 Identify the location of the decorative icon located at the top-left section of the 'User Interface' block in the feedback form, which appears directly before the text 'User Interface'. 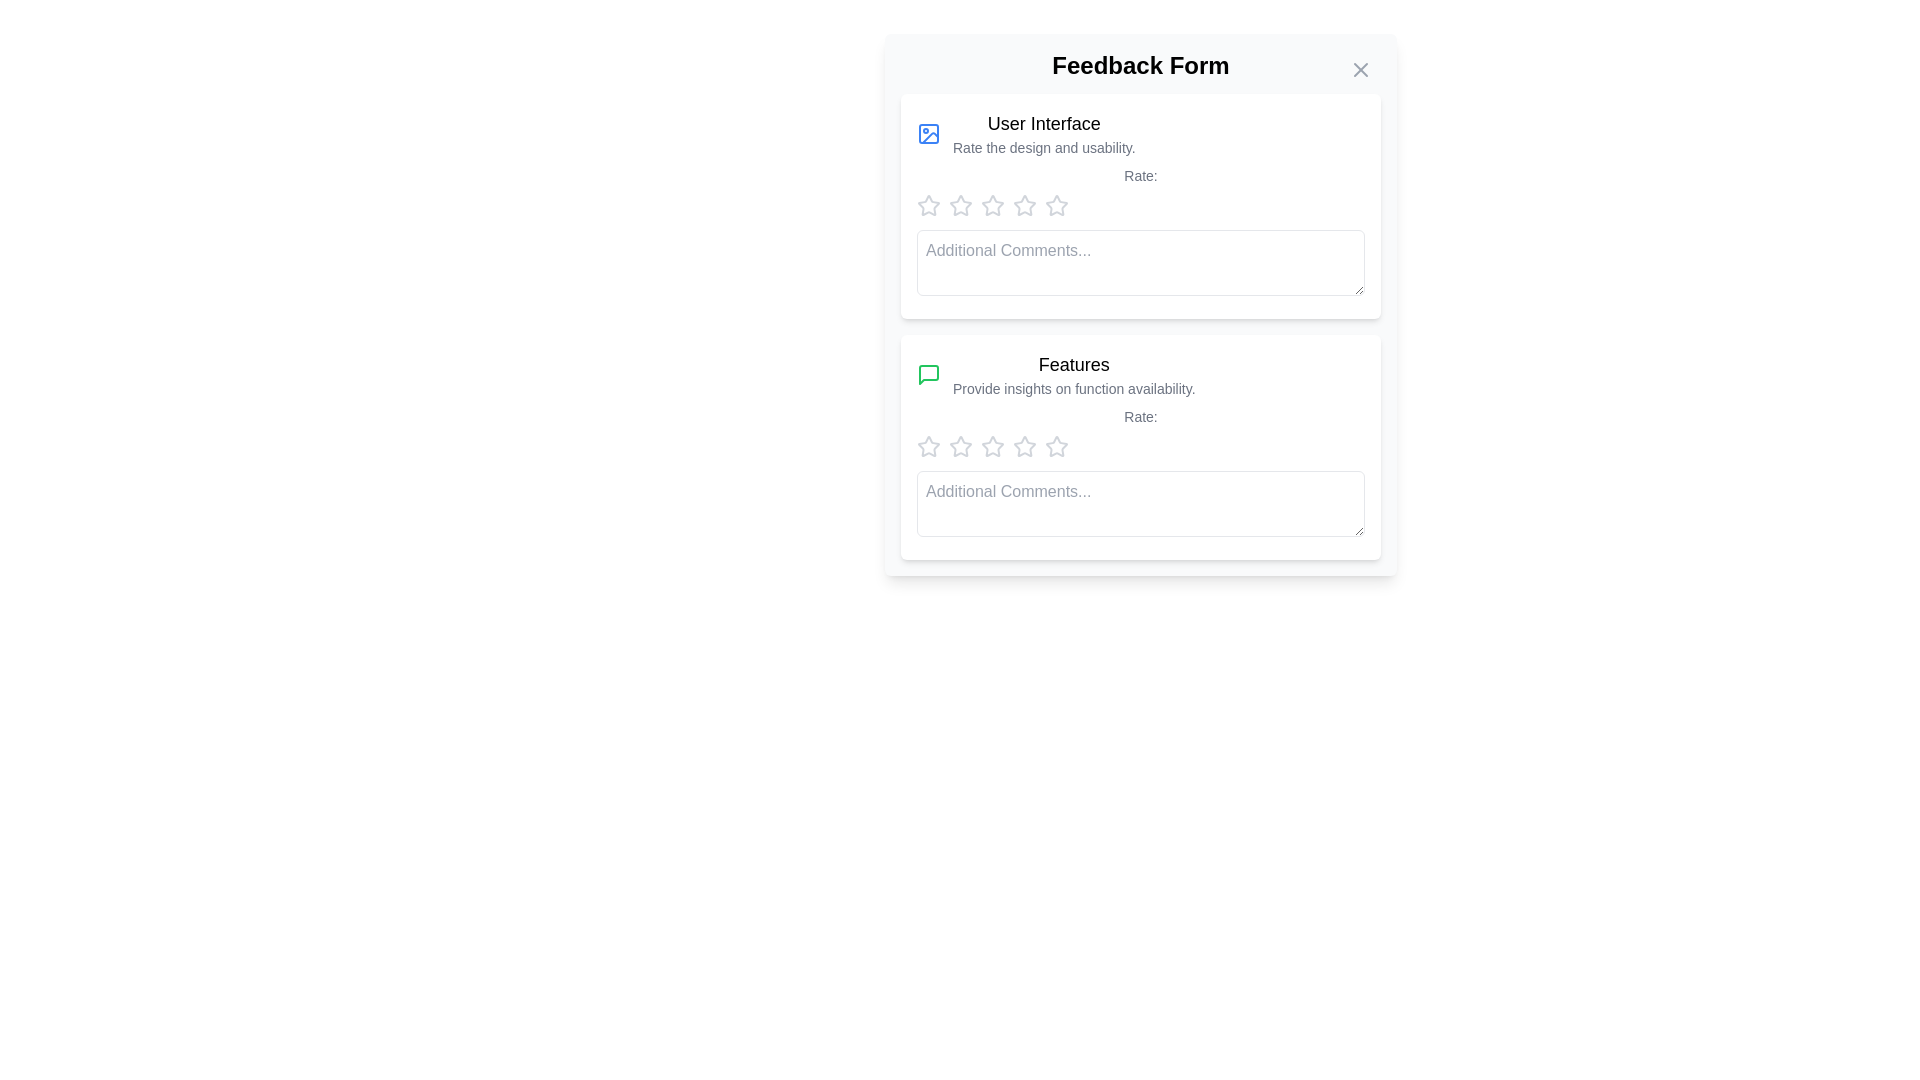
(928, 134).